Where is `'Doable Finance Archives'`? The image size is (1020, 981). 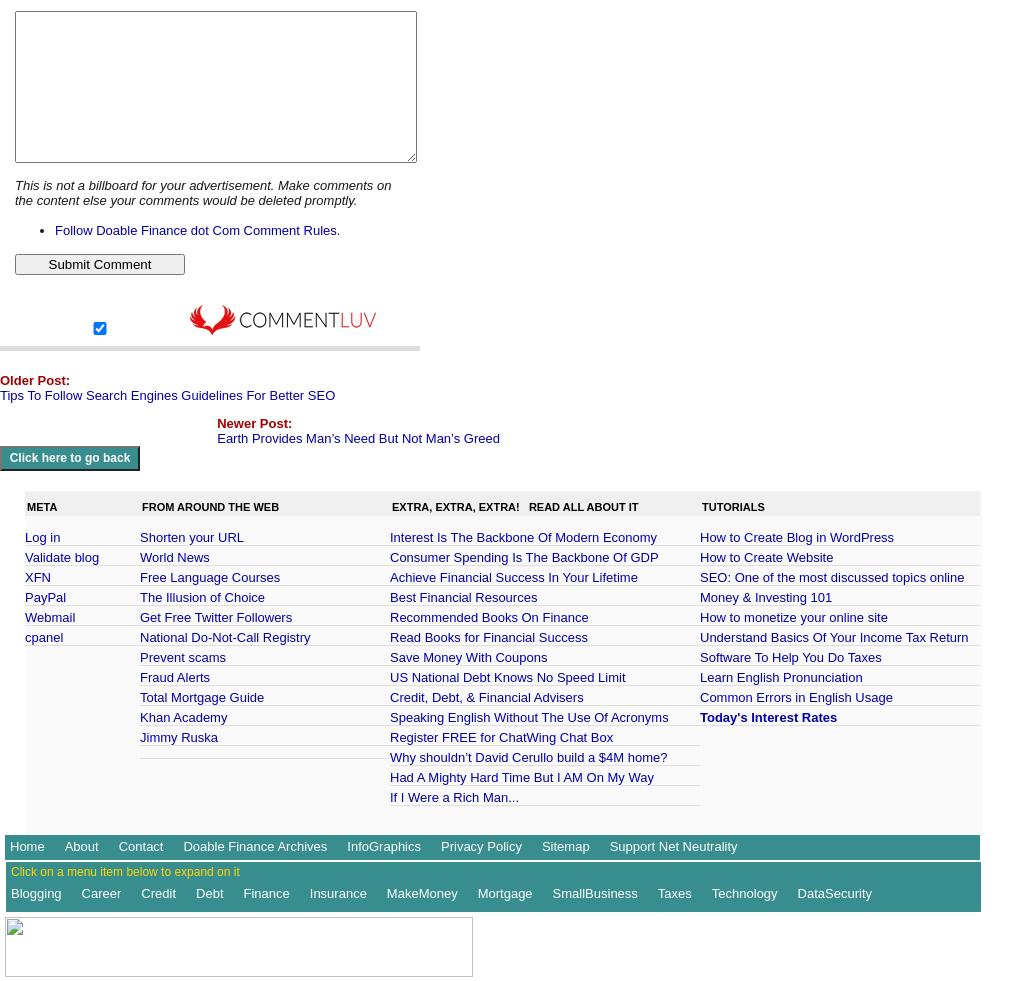 'Doable Finance Archives' is located at coordinates (255, 845).